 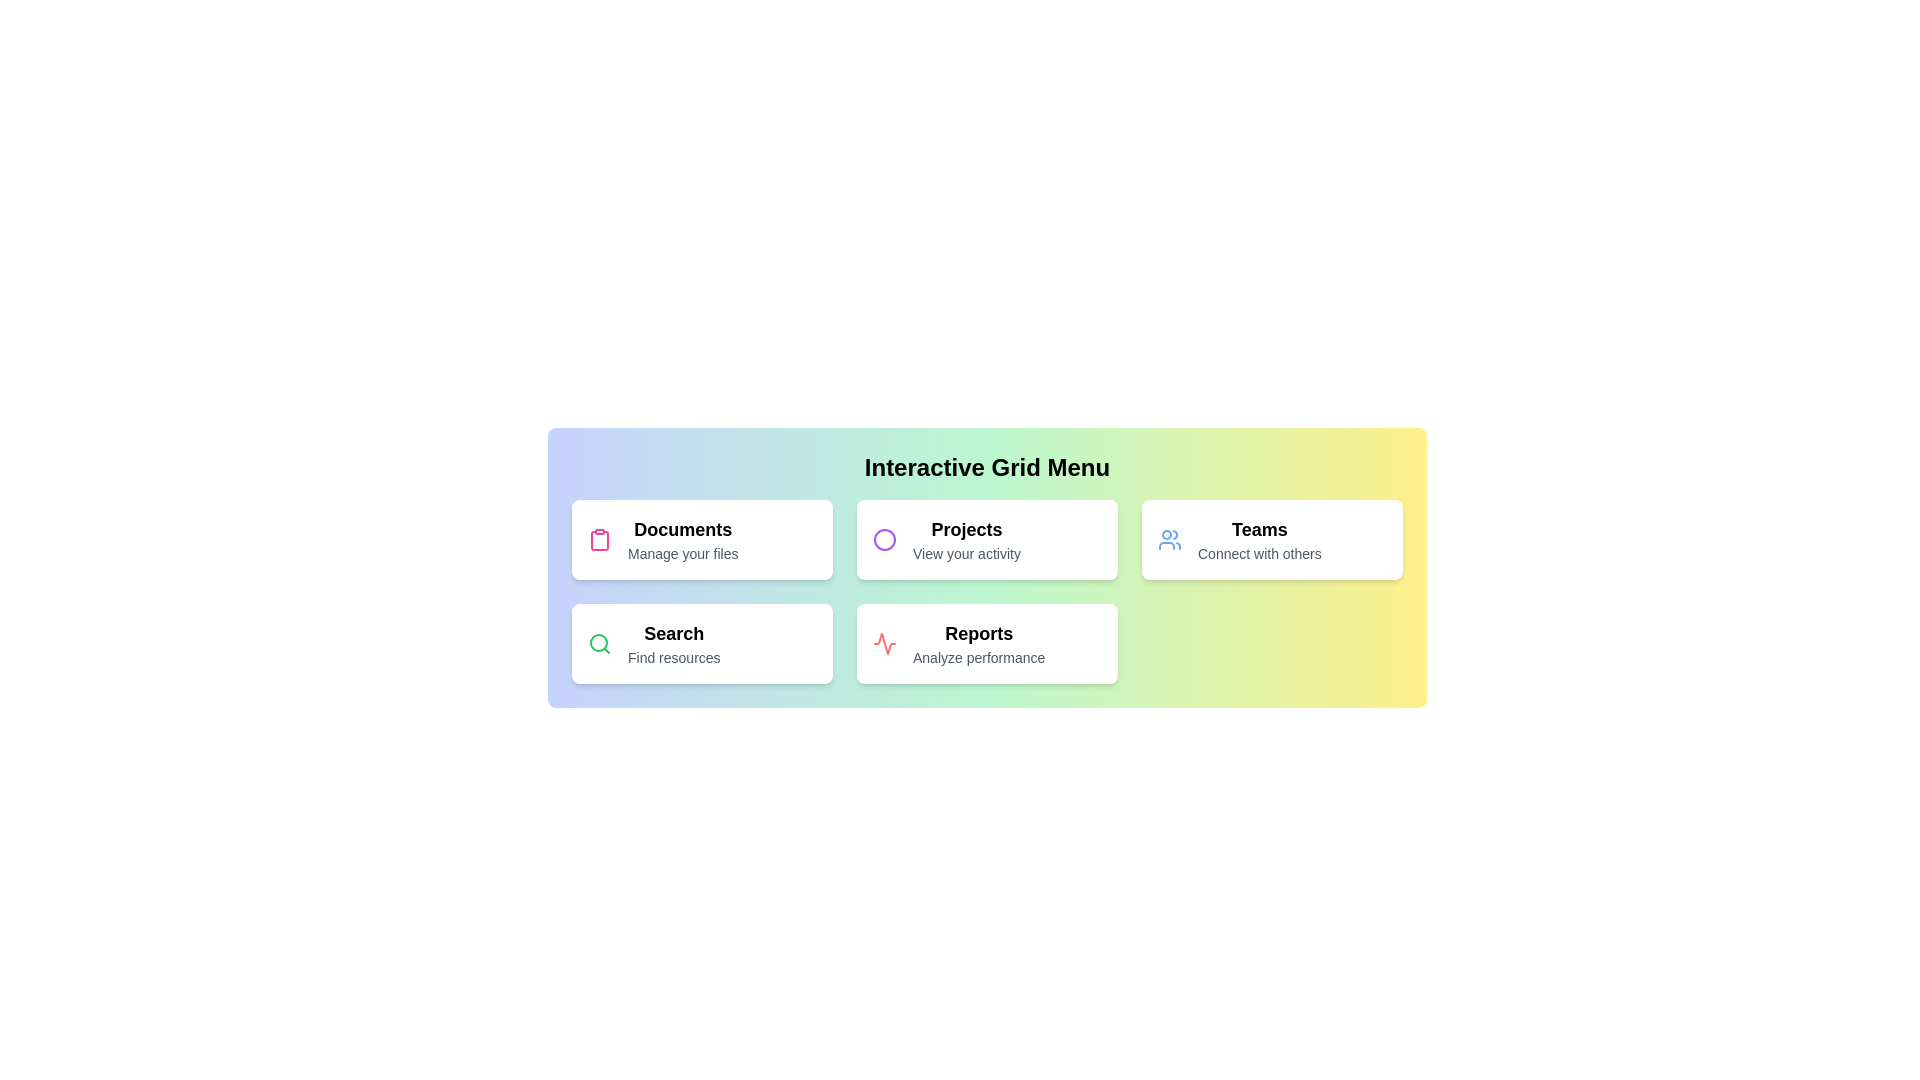 What do you see at coordinates (702, 540) in the screenshot?
I see `the grid item labeled Documents to observe the hover effect` at bounding box center [702, 540].